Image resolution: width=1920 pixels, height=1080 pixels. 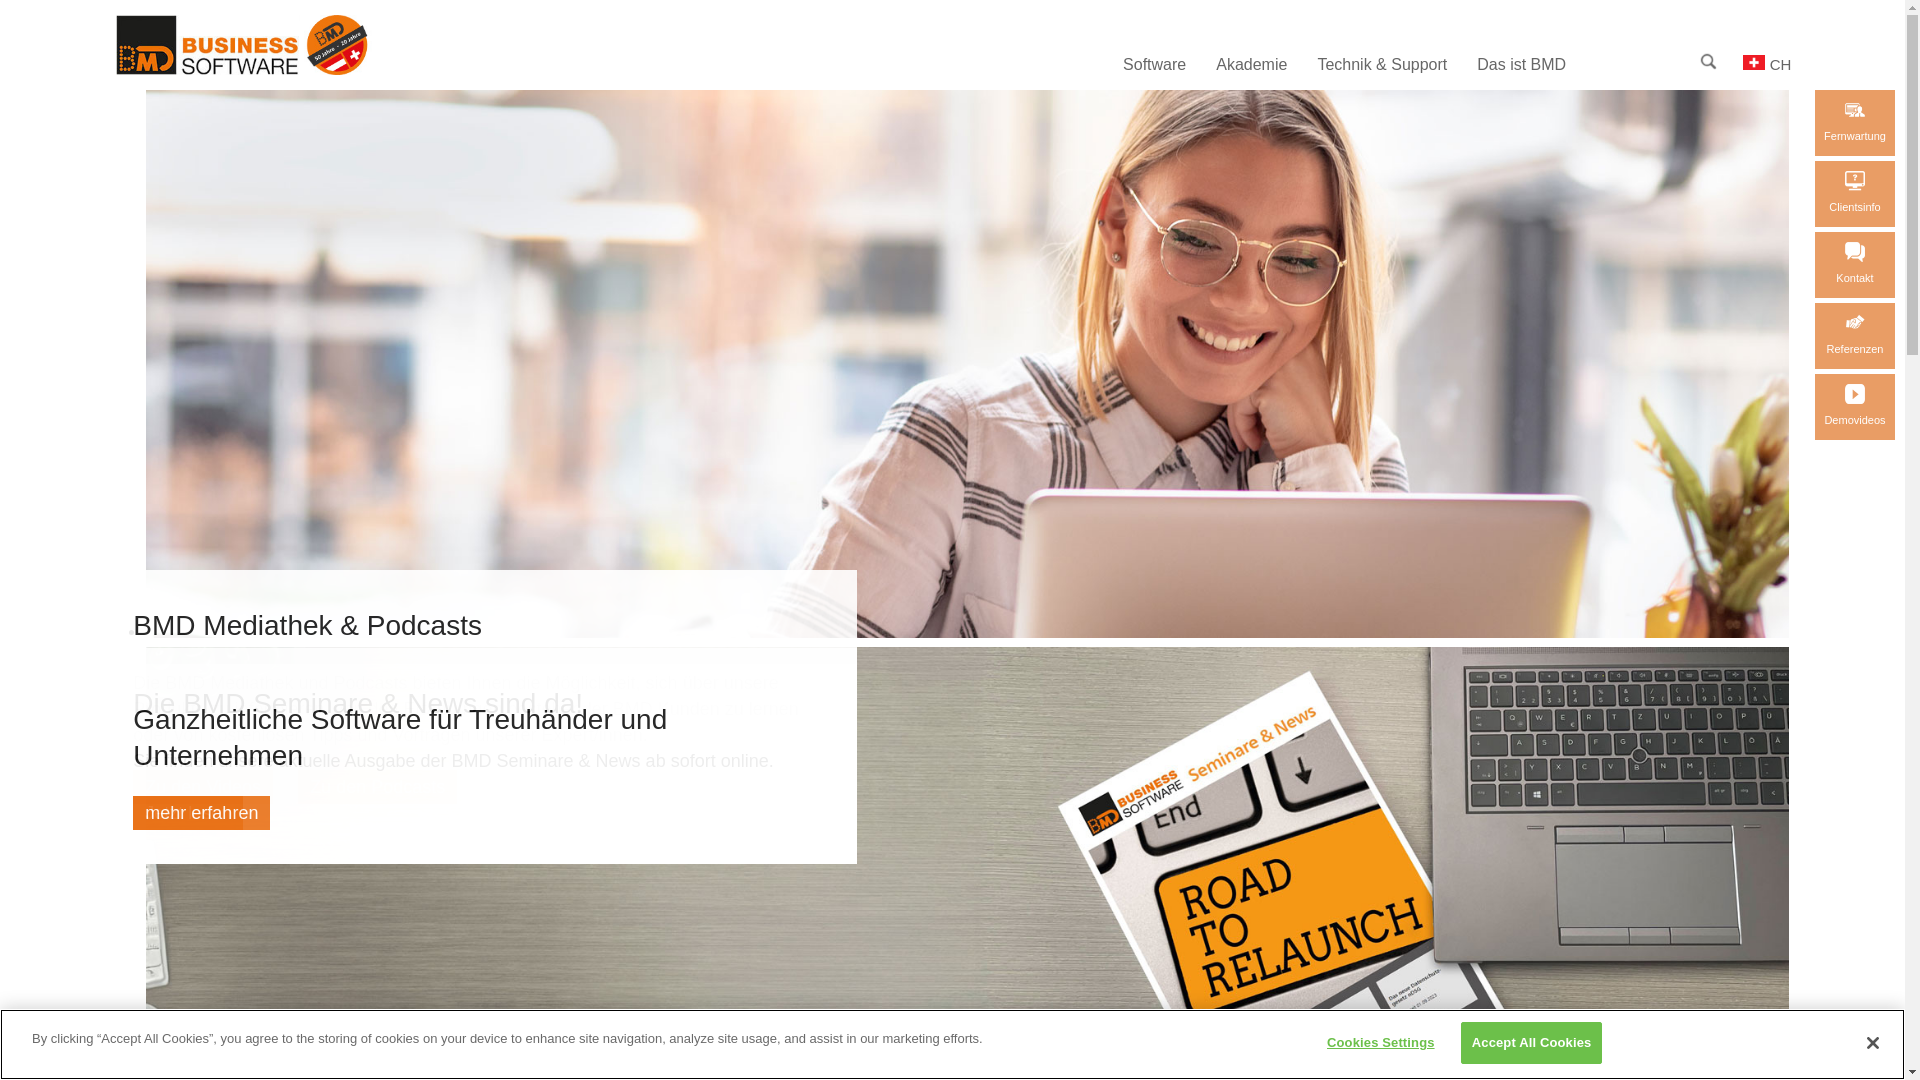 What do you see at coordinates (1250, 64) in the screenshot?
I see `'Akademie'` at bounding box center [1250, 64].